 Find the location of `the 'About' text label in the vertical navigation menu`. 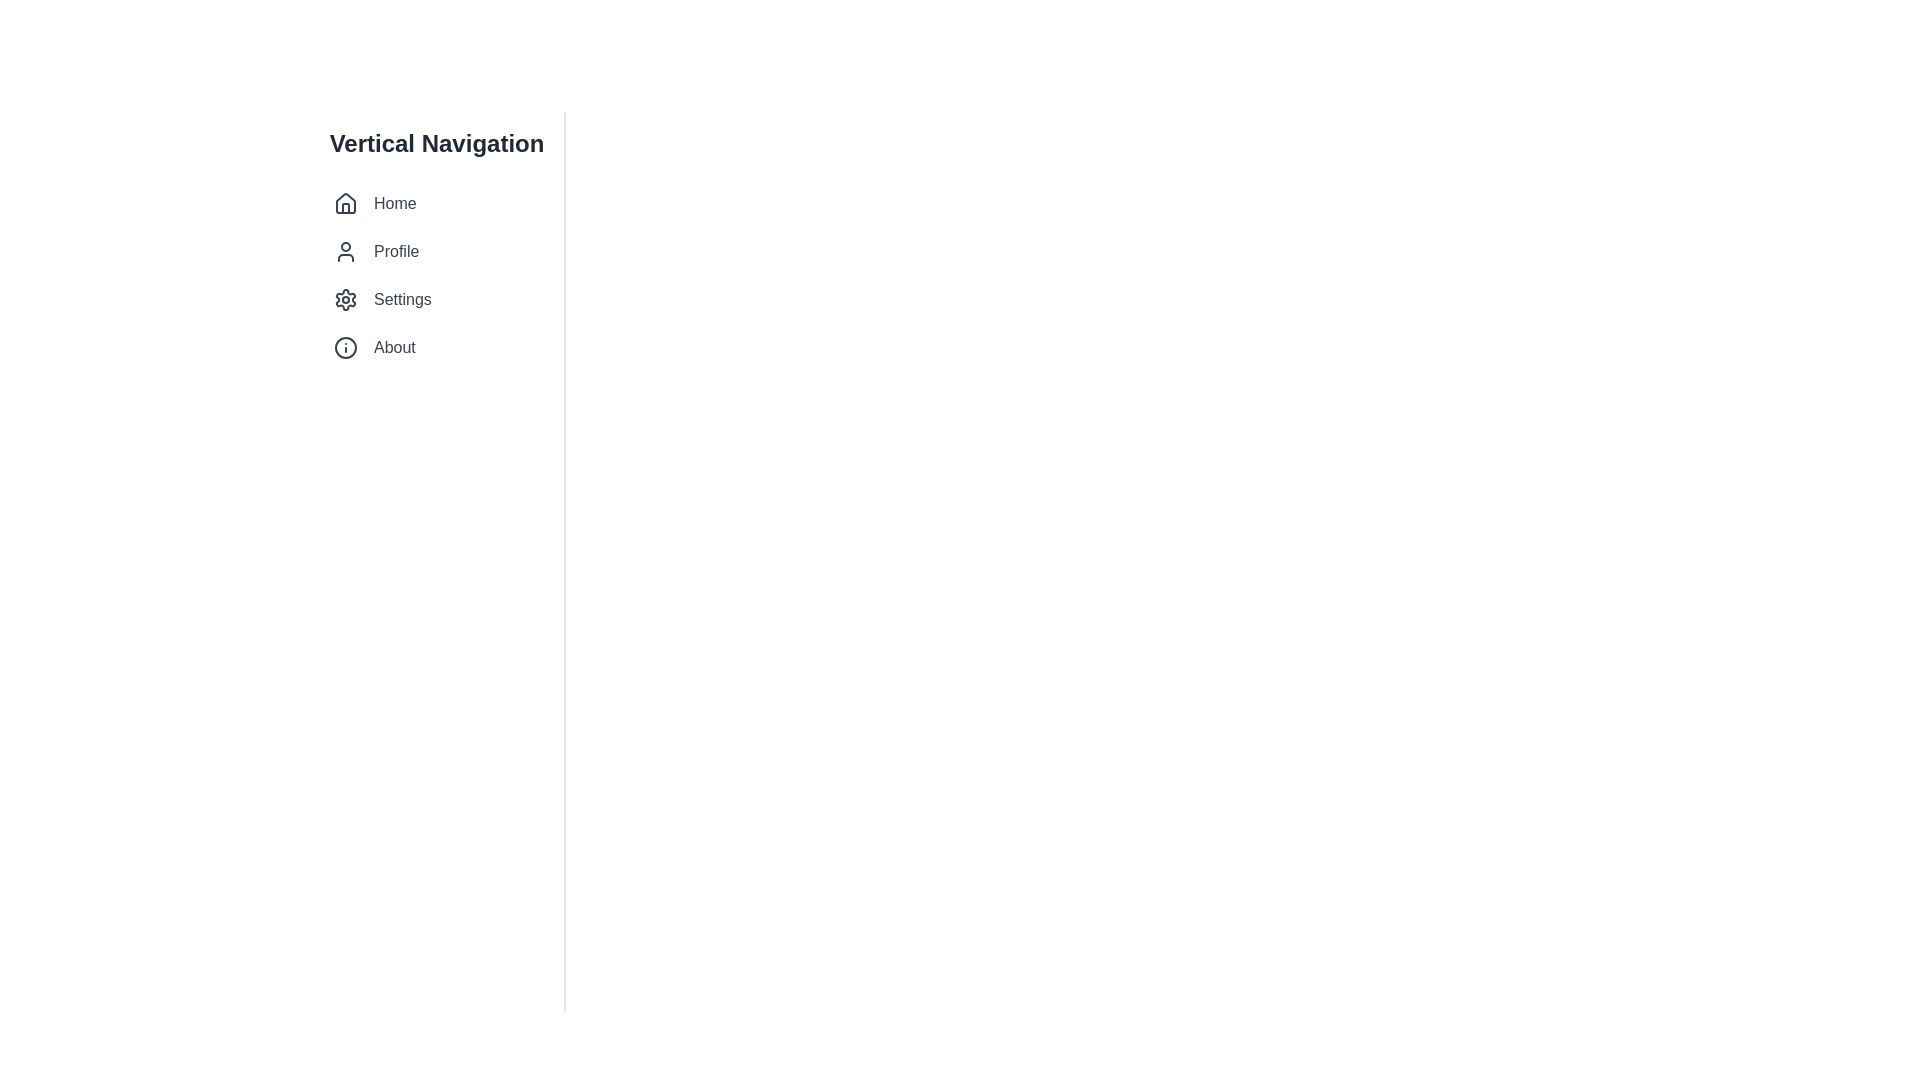

the 'About' text label in the vertical navigation menu is located at coordinates (394, 346).